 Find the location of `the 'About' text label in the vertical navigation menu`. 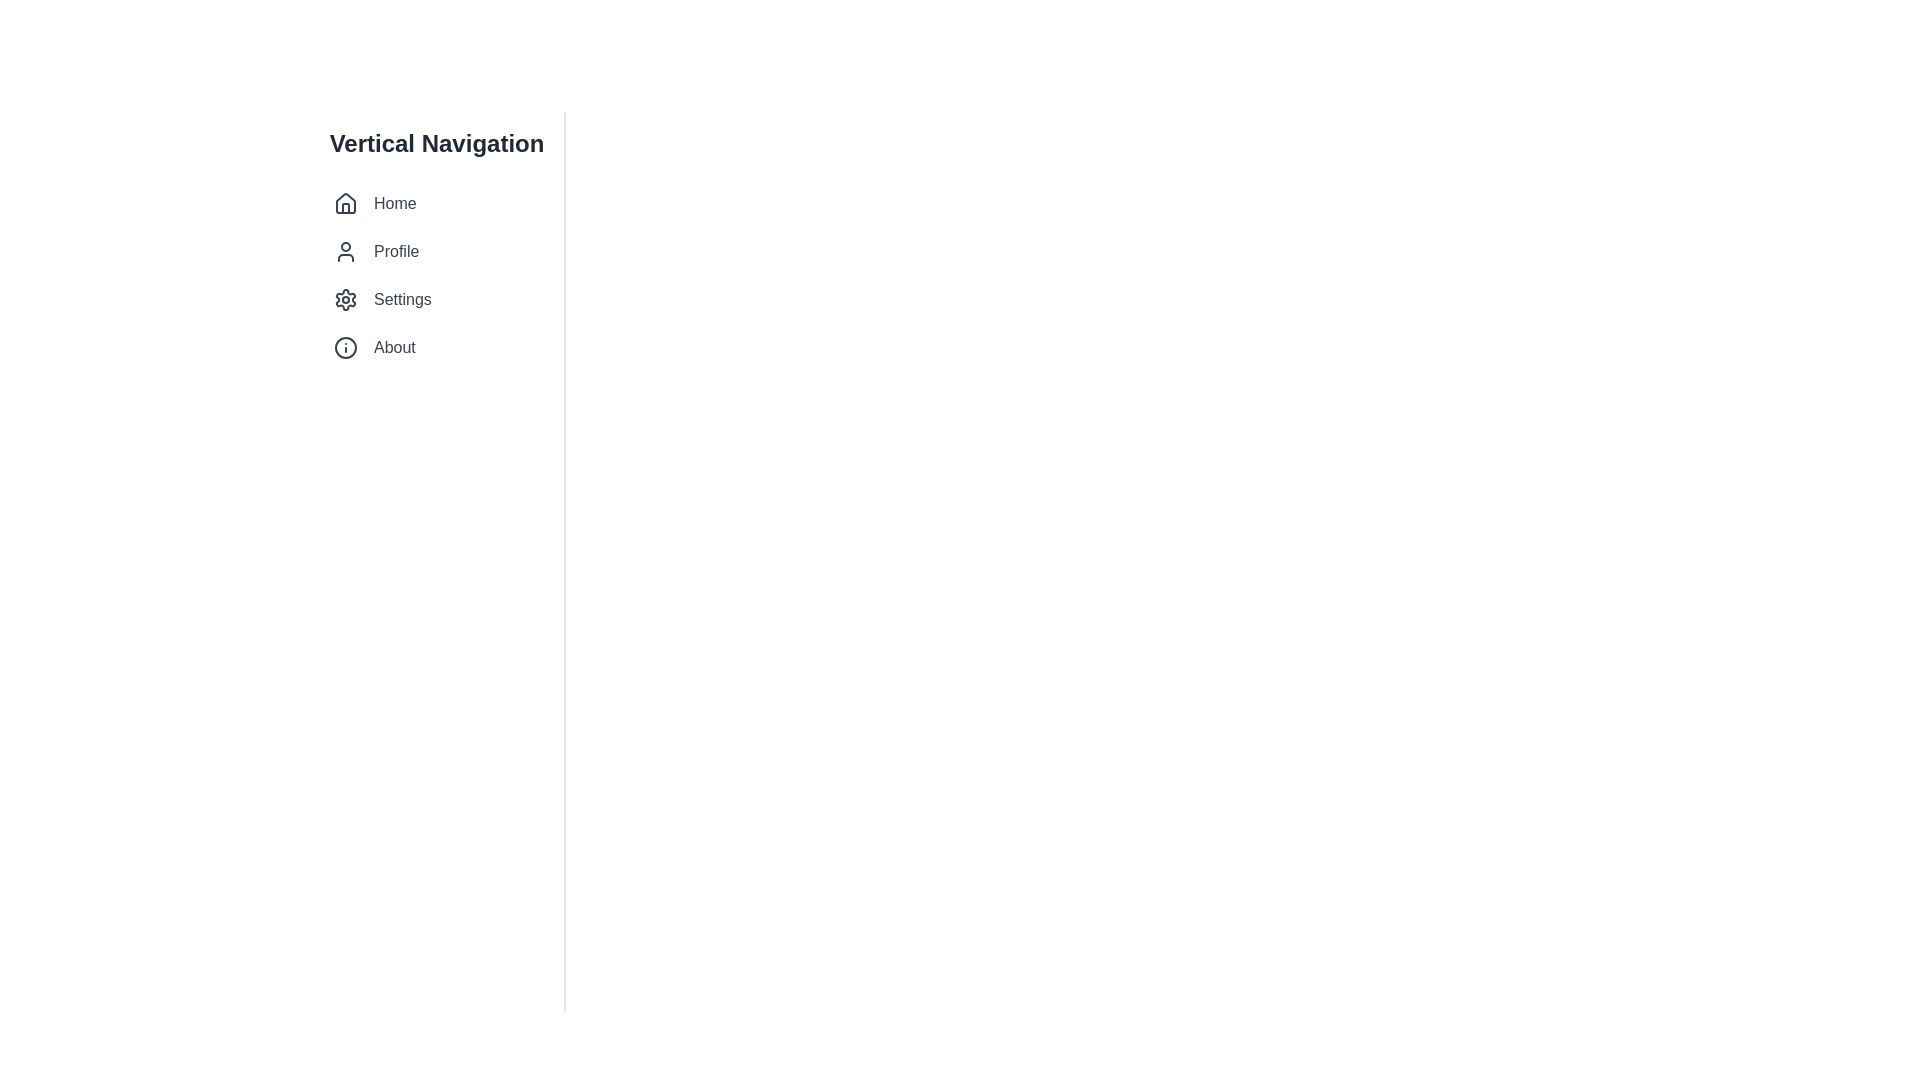

the 'About' text label in the vertical navigation menu is located at coordinates (394, 346).